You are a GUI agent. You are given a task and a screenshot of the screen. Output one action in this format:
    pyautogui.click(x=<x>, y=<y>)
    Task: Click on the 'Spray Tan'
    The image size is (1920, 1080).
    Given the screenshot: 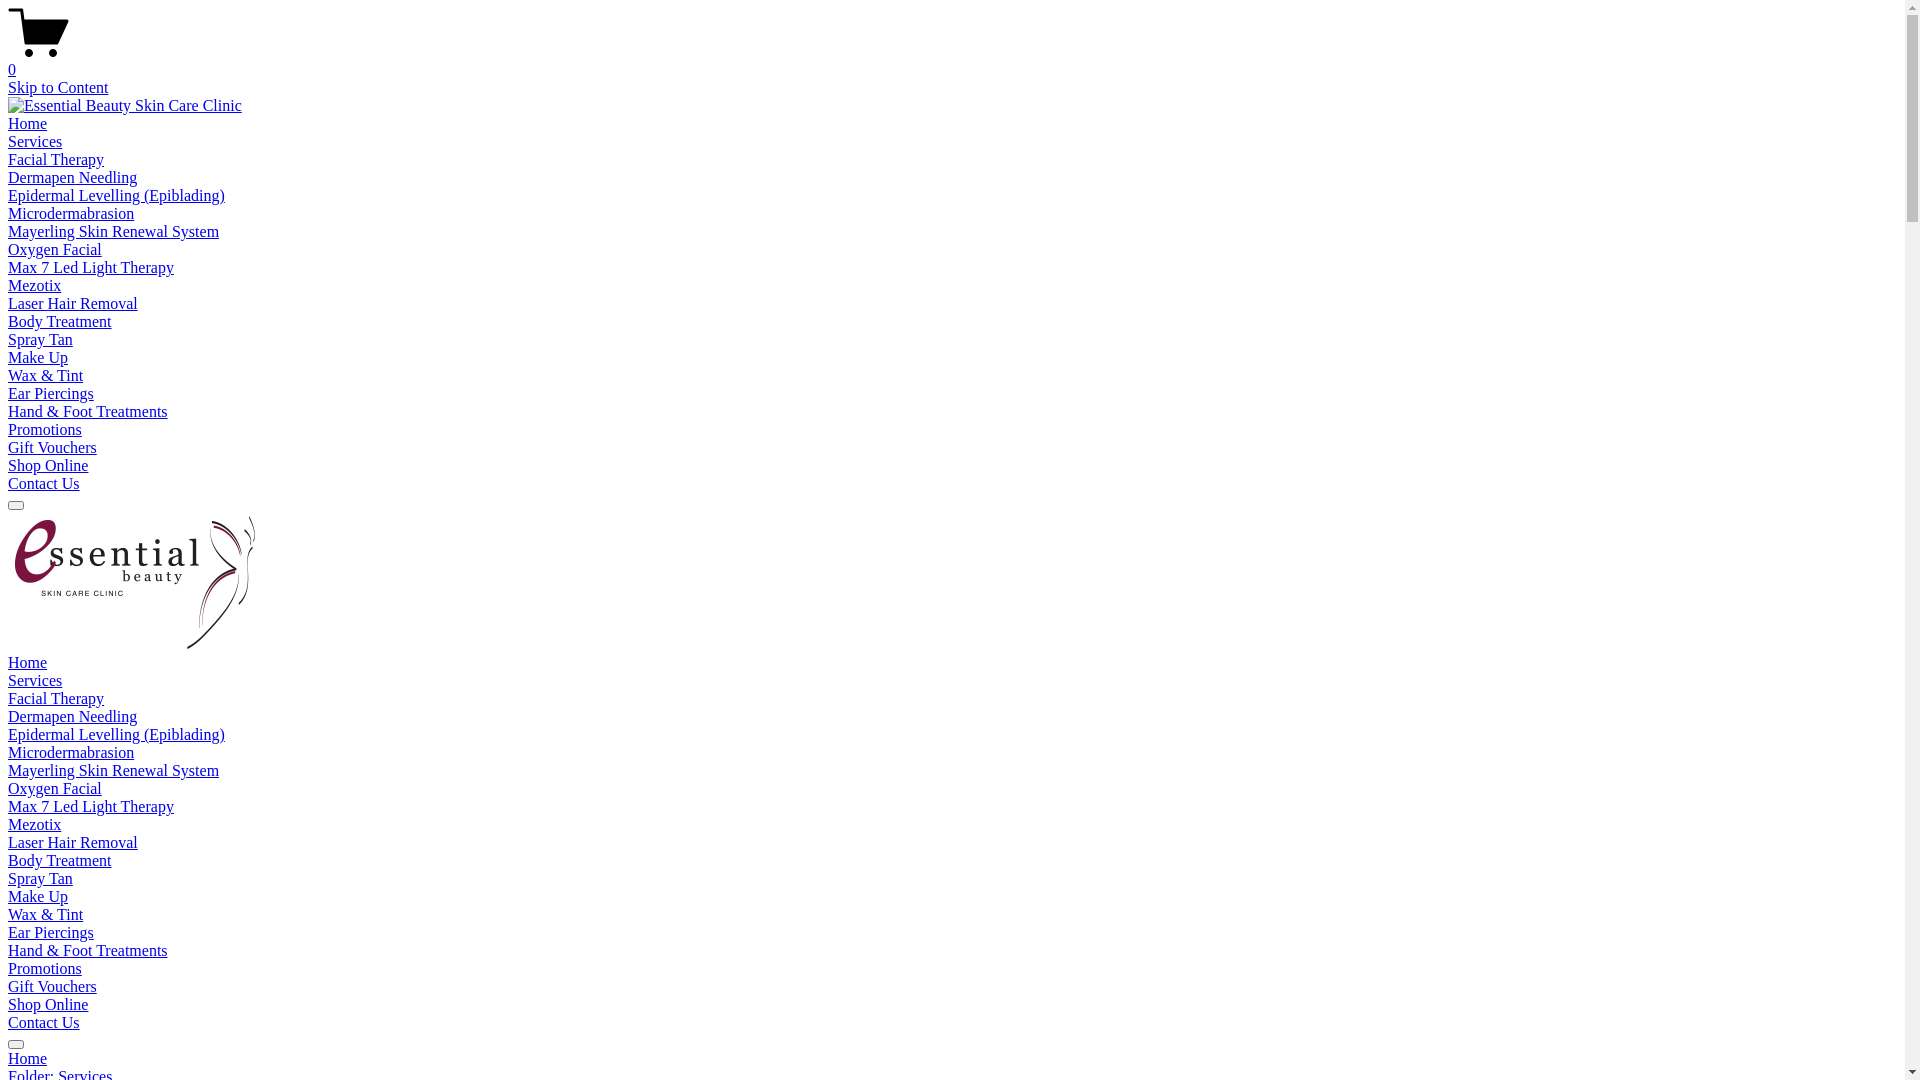 What is the action you would take?
    pyautogui.click(x=40, y=877)
    